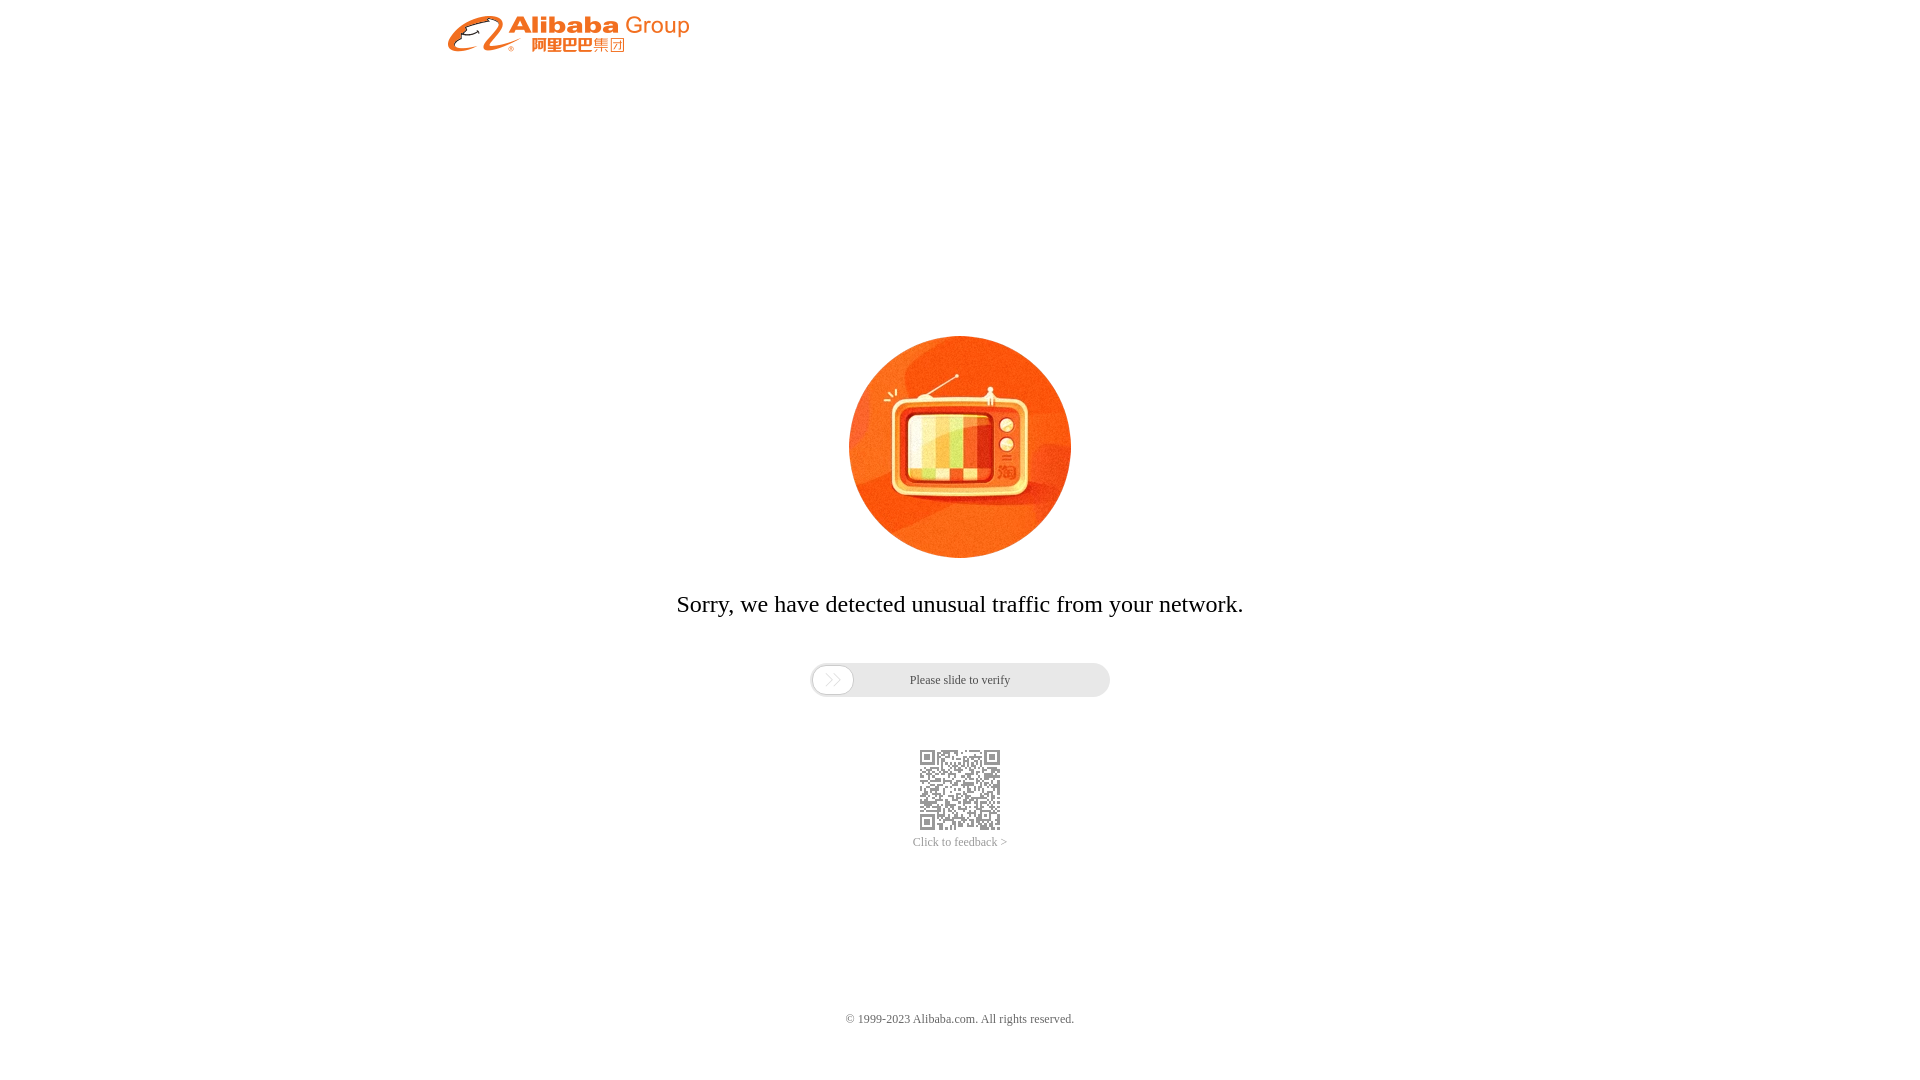 The width and height of the screenshot is (1920, 1080). I want to click on 'Click to feedback >', so click(911, 842).